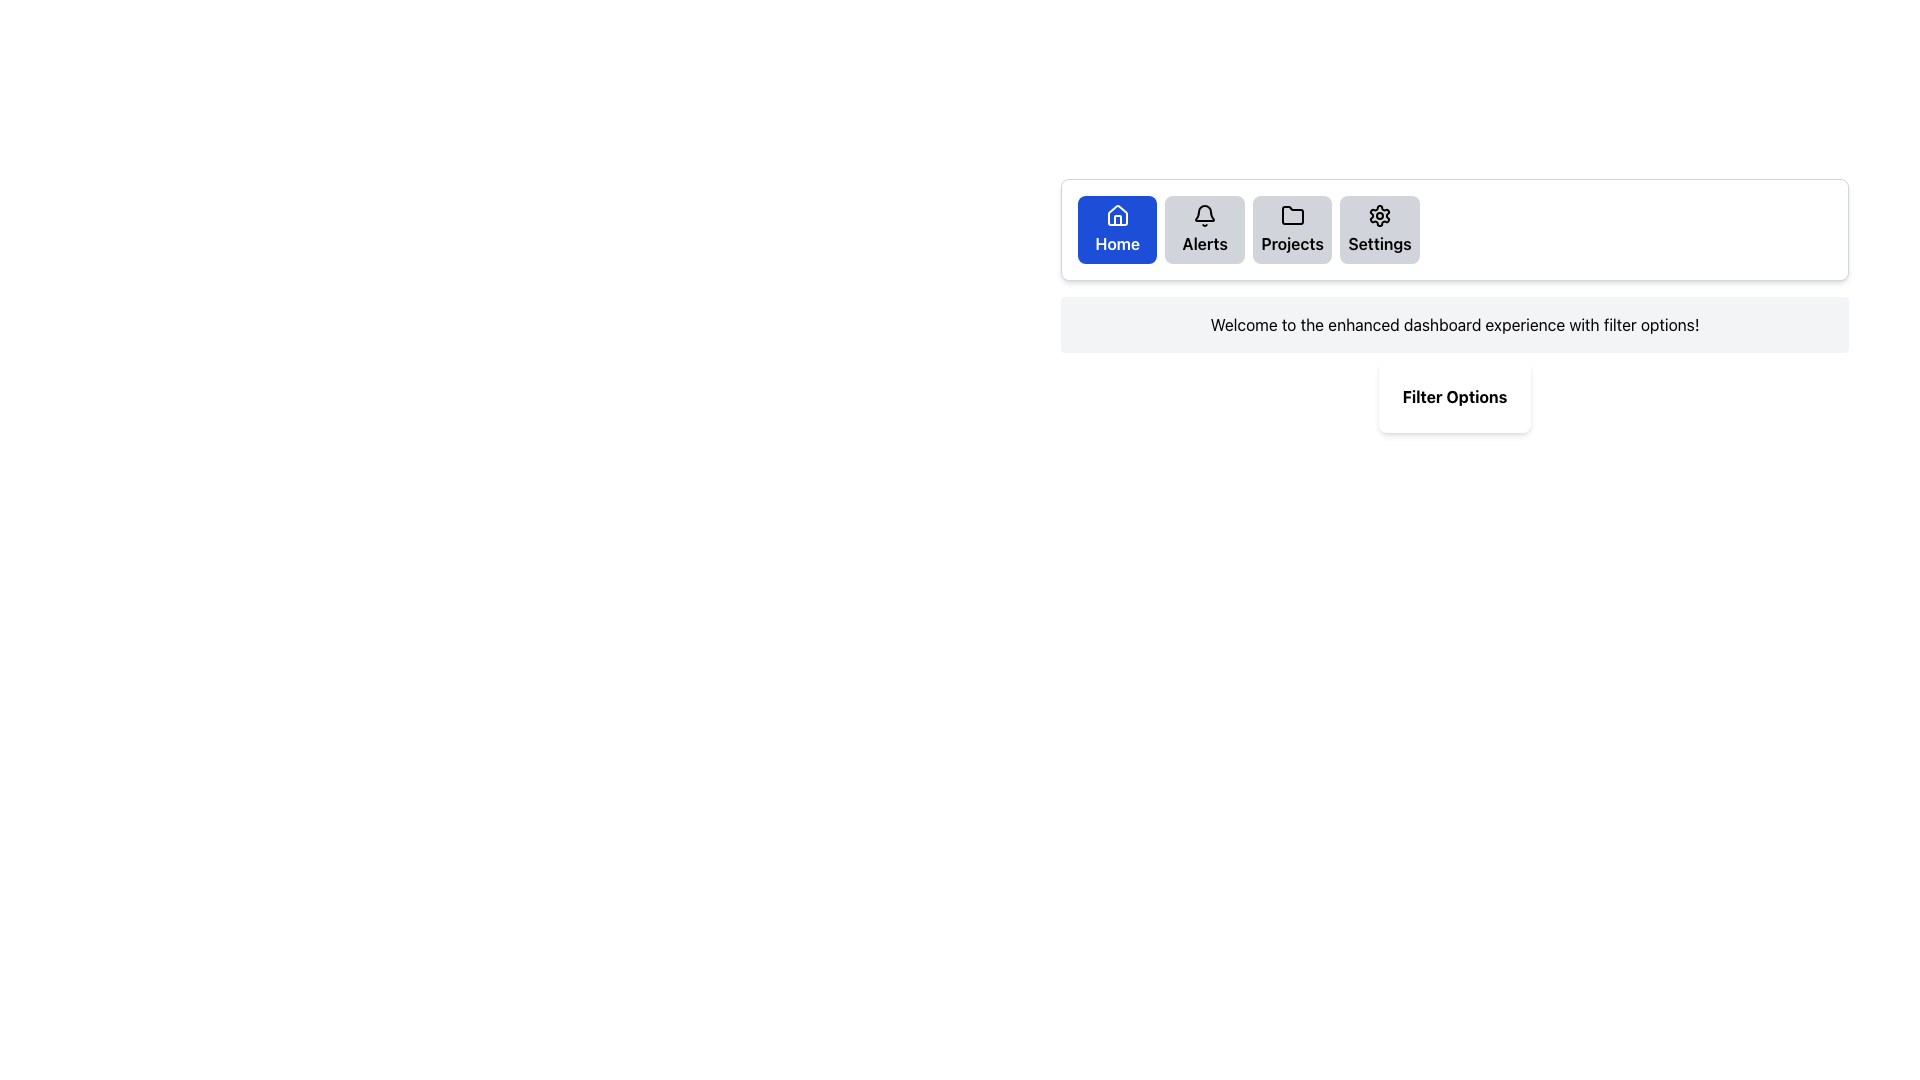 This screenshot has width=1920, height=1080. What do you see at coordinates (1292, 215) in the screenshot?
I see `the 'Projects' folder icon in the horizontal navigation menu` at bounding box center [1292, 215].